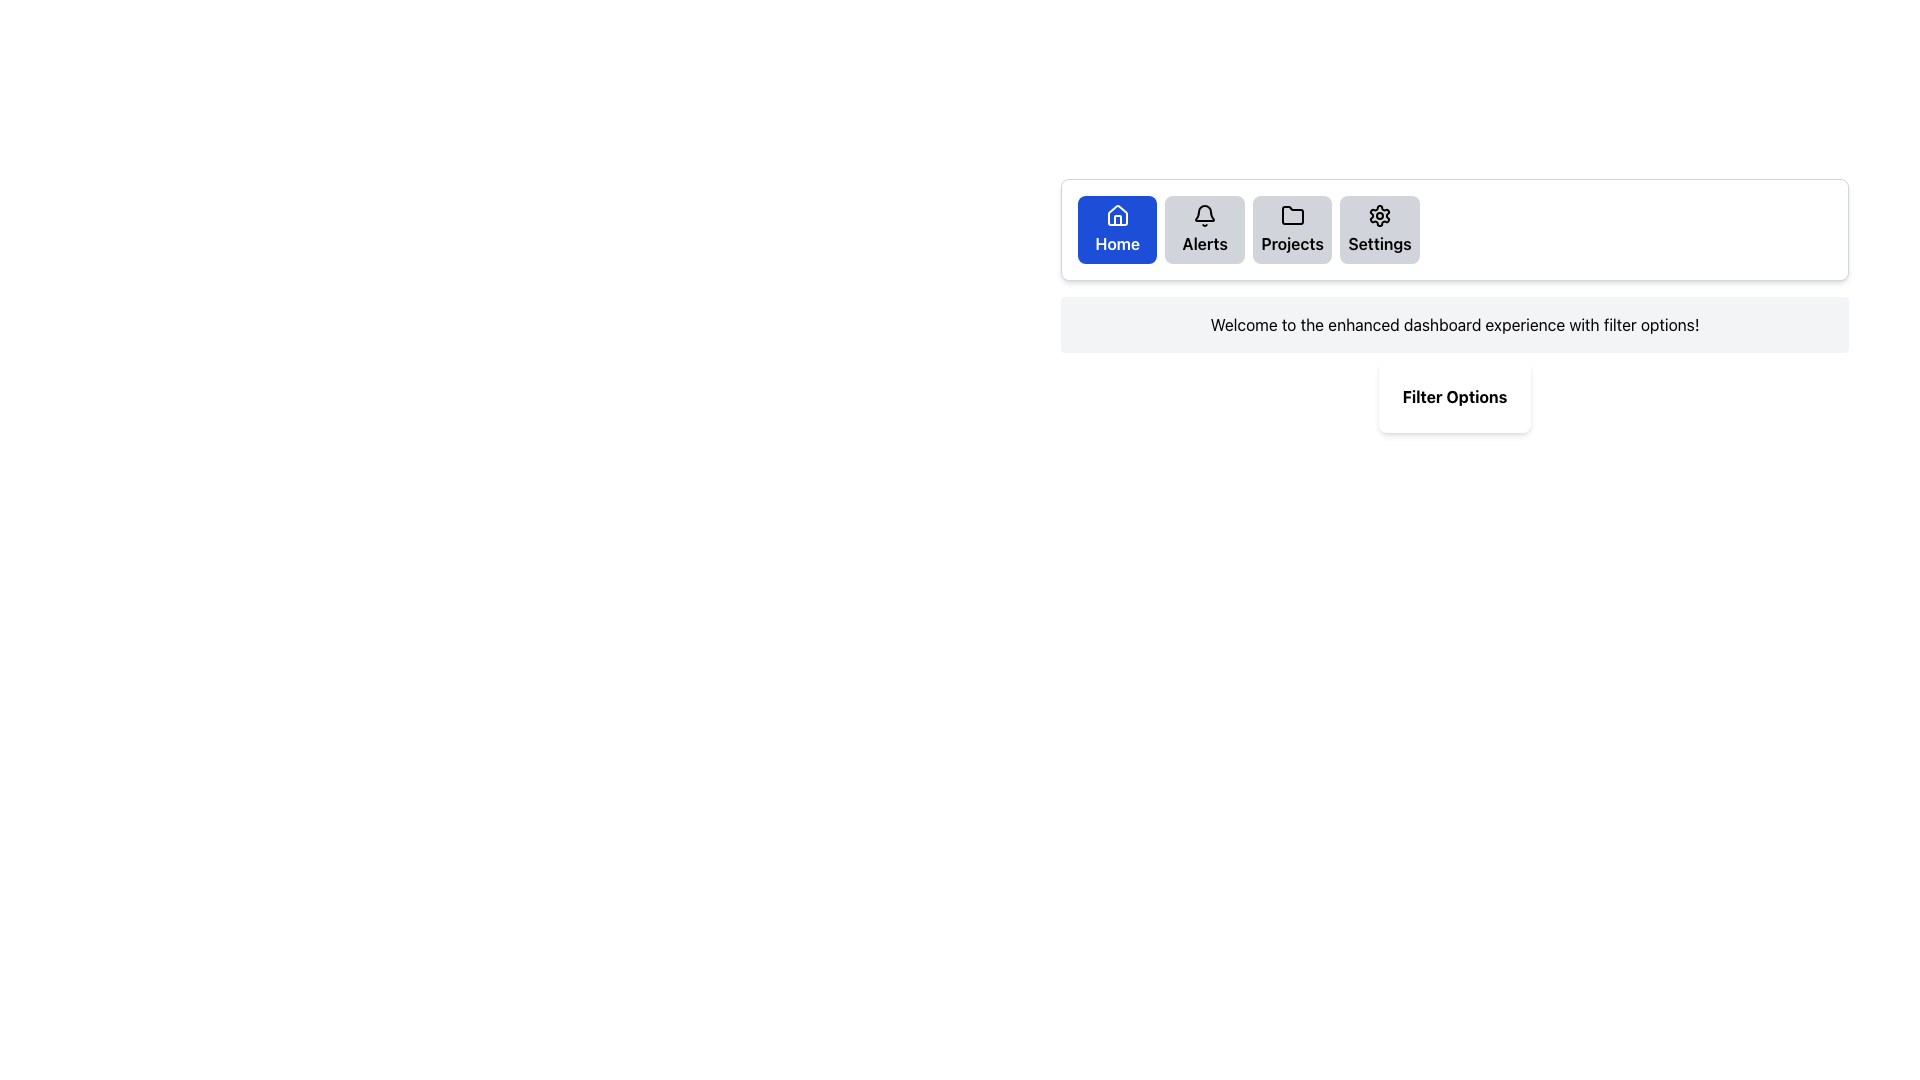 This screenshot has width=1920, height=1080. What do you see at coordinates (1292, 215) in the screenshot?
I see `the 'Projects' folder icon in the horizontal navigation menu` at bounding box center [1292, 215].